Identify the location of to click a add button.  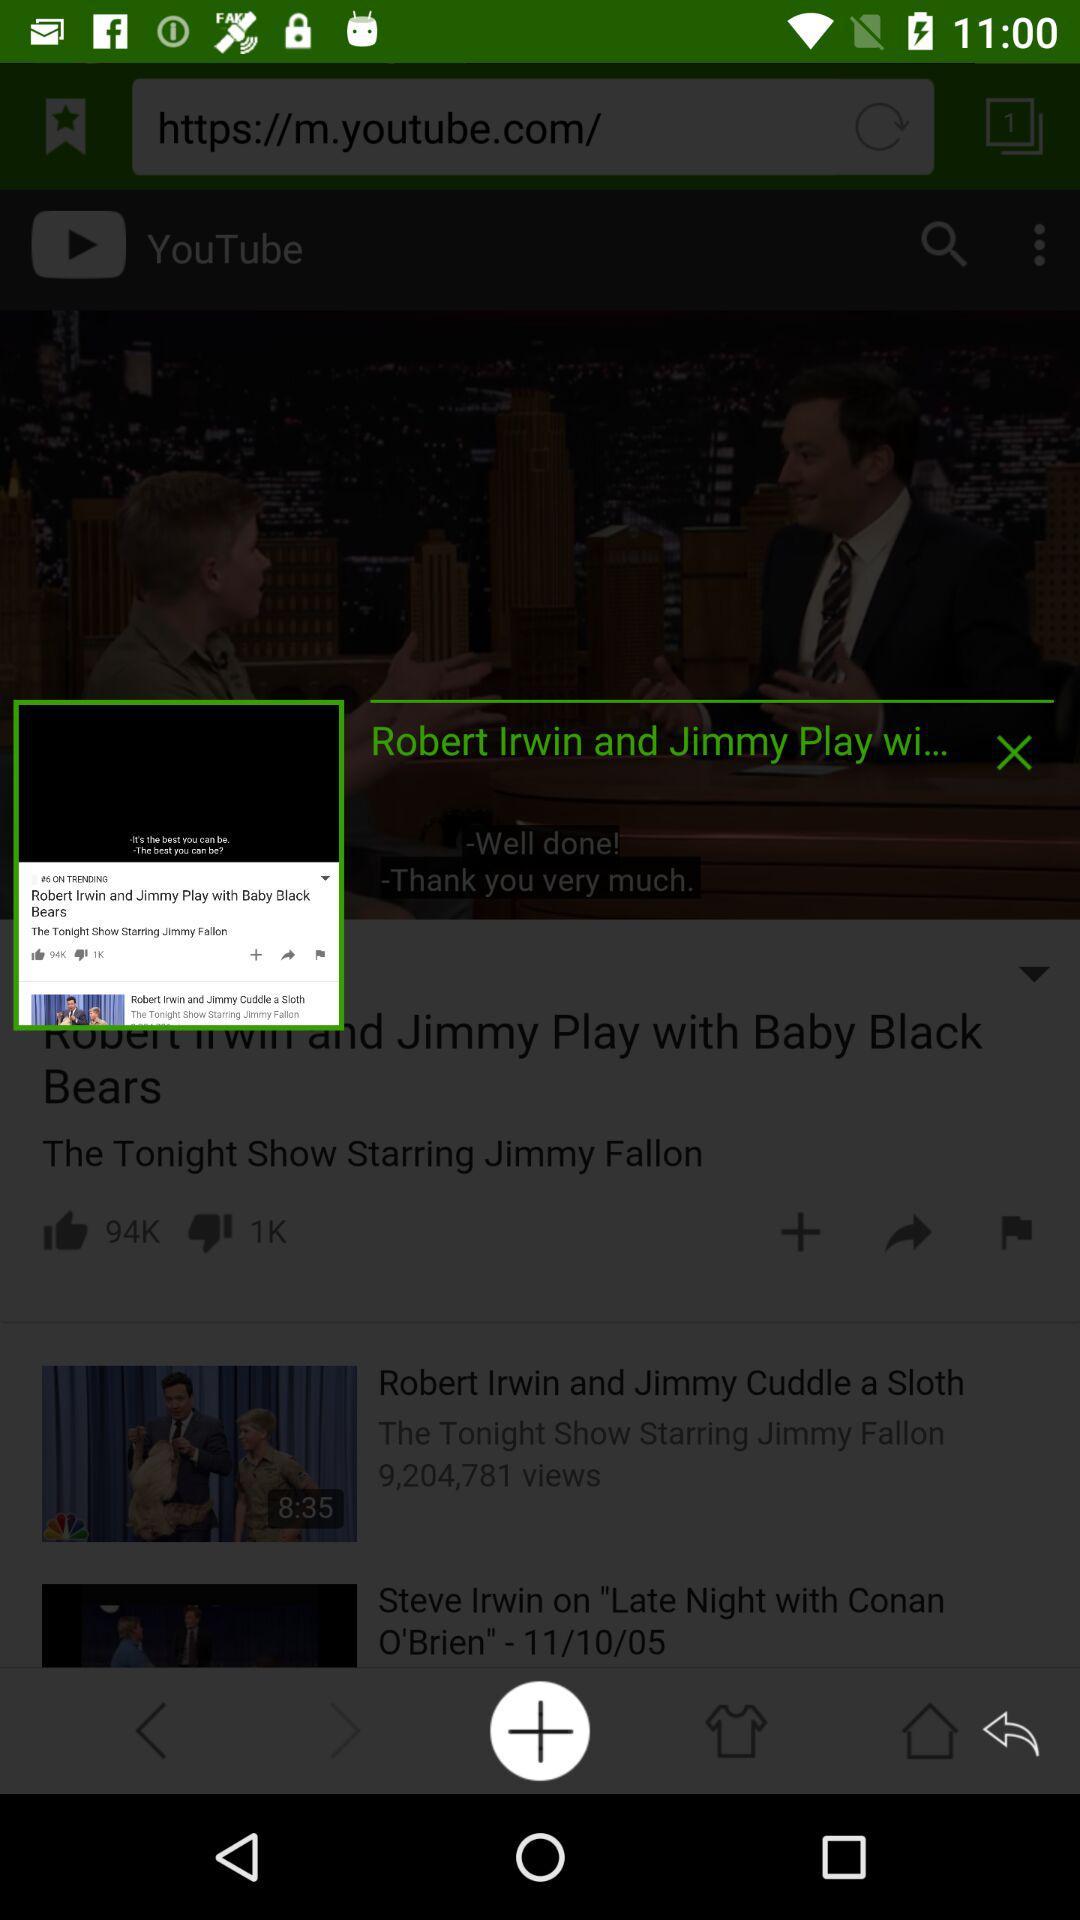
(540, 1730).